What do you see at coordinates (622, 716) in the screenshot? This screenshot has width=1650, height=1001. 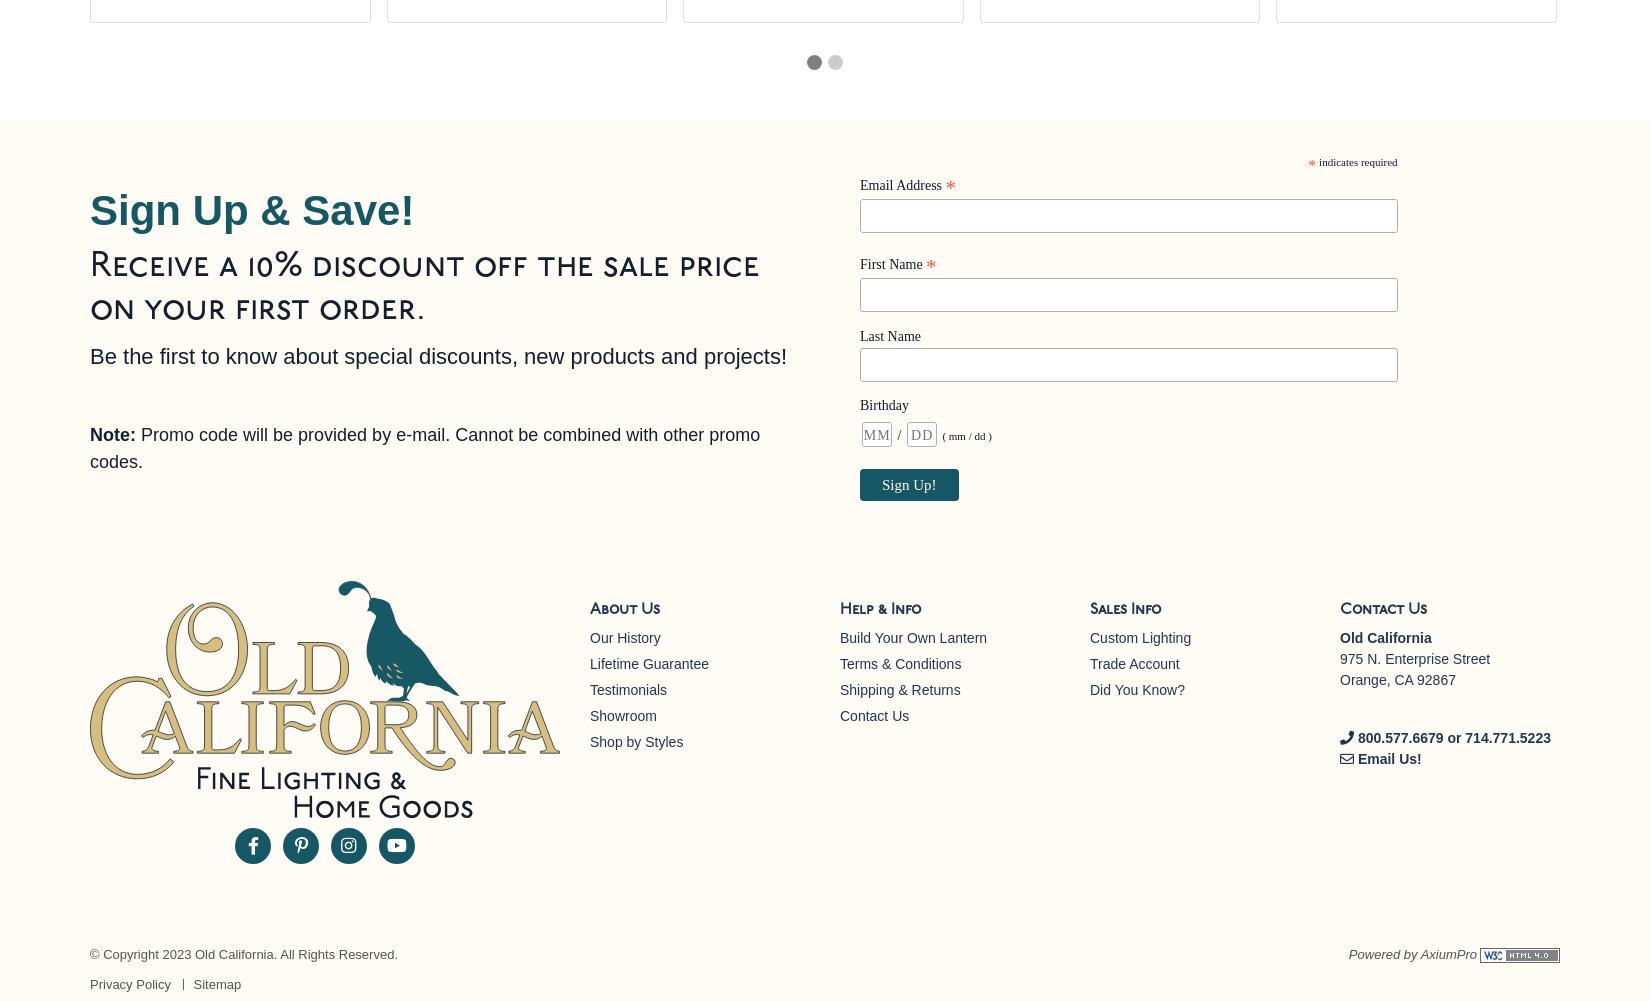 I see `'Showroom'` at bounding box center [622, 716].